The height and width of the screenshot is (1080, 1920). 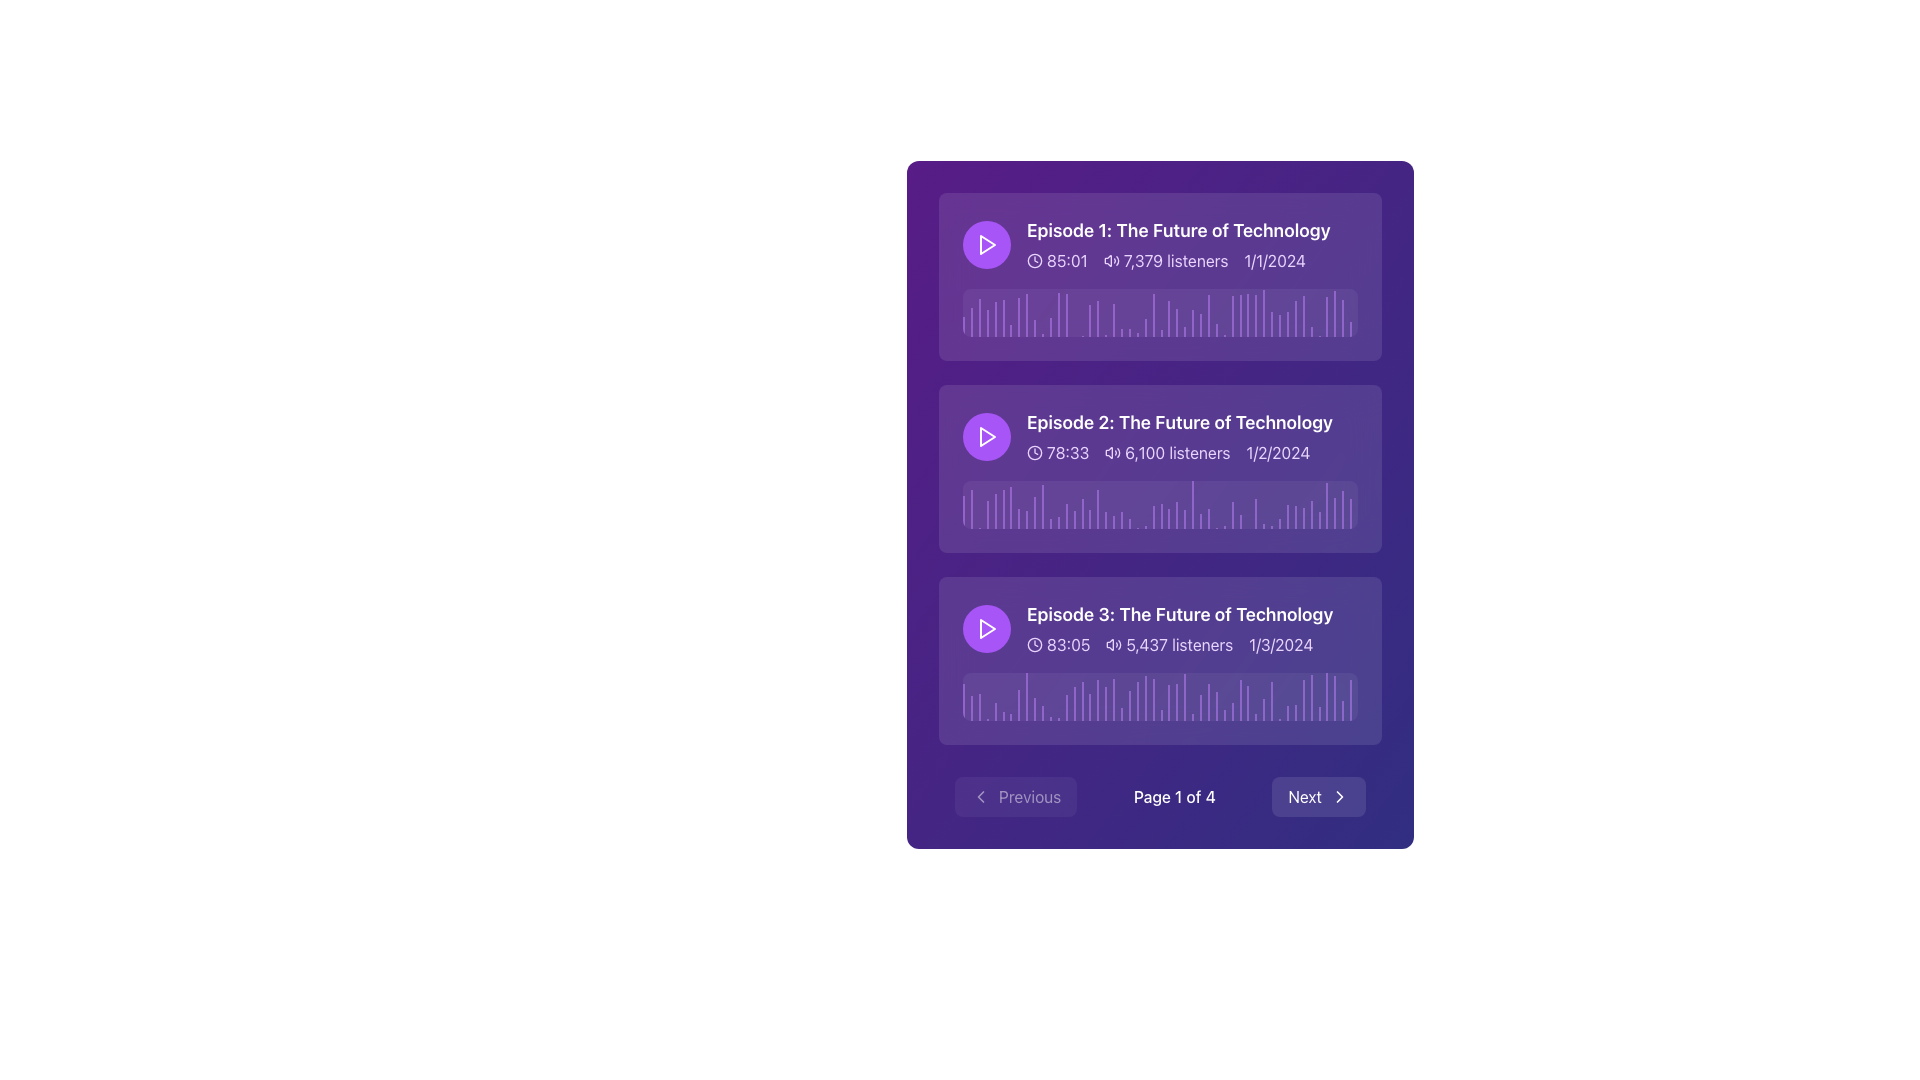 What do you see at coordinates (1145, 697) in the screenshot?
I see `the vertical purple bar in the waveform visualization, which is positioned in the 28th slot below the record titled 'Episode 3: The Future of Technology'` at bounding box center [1145, 697].